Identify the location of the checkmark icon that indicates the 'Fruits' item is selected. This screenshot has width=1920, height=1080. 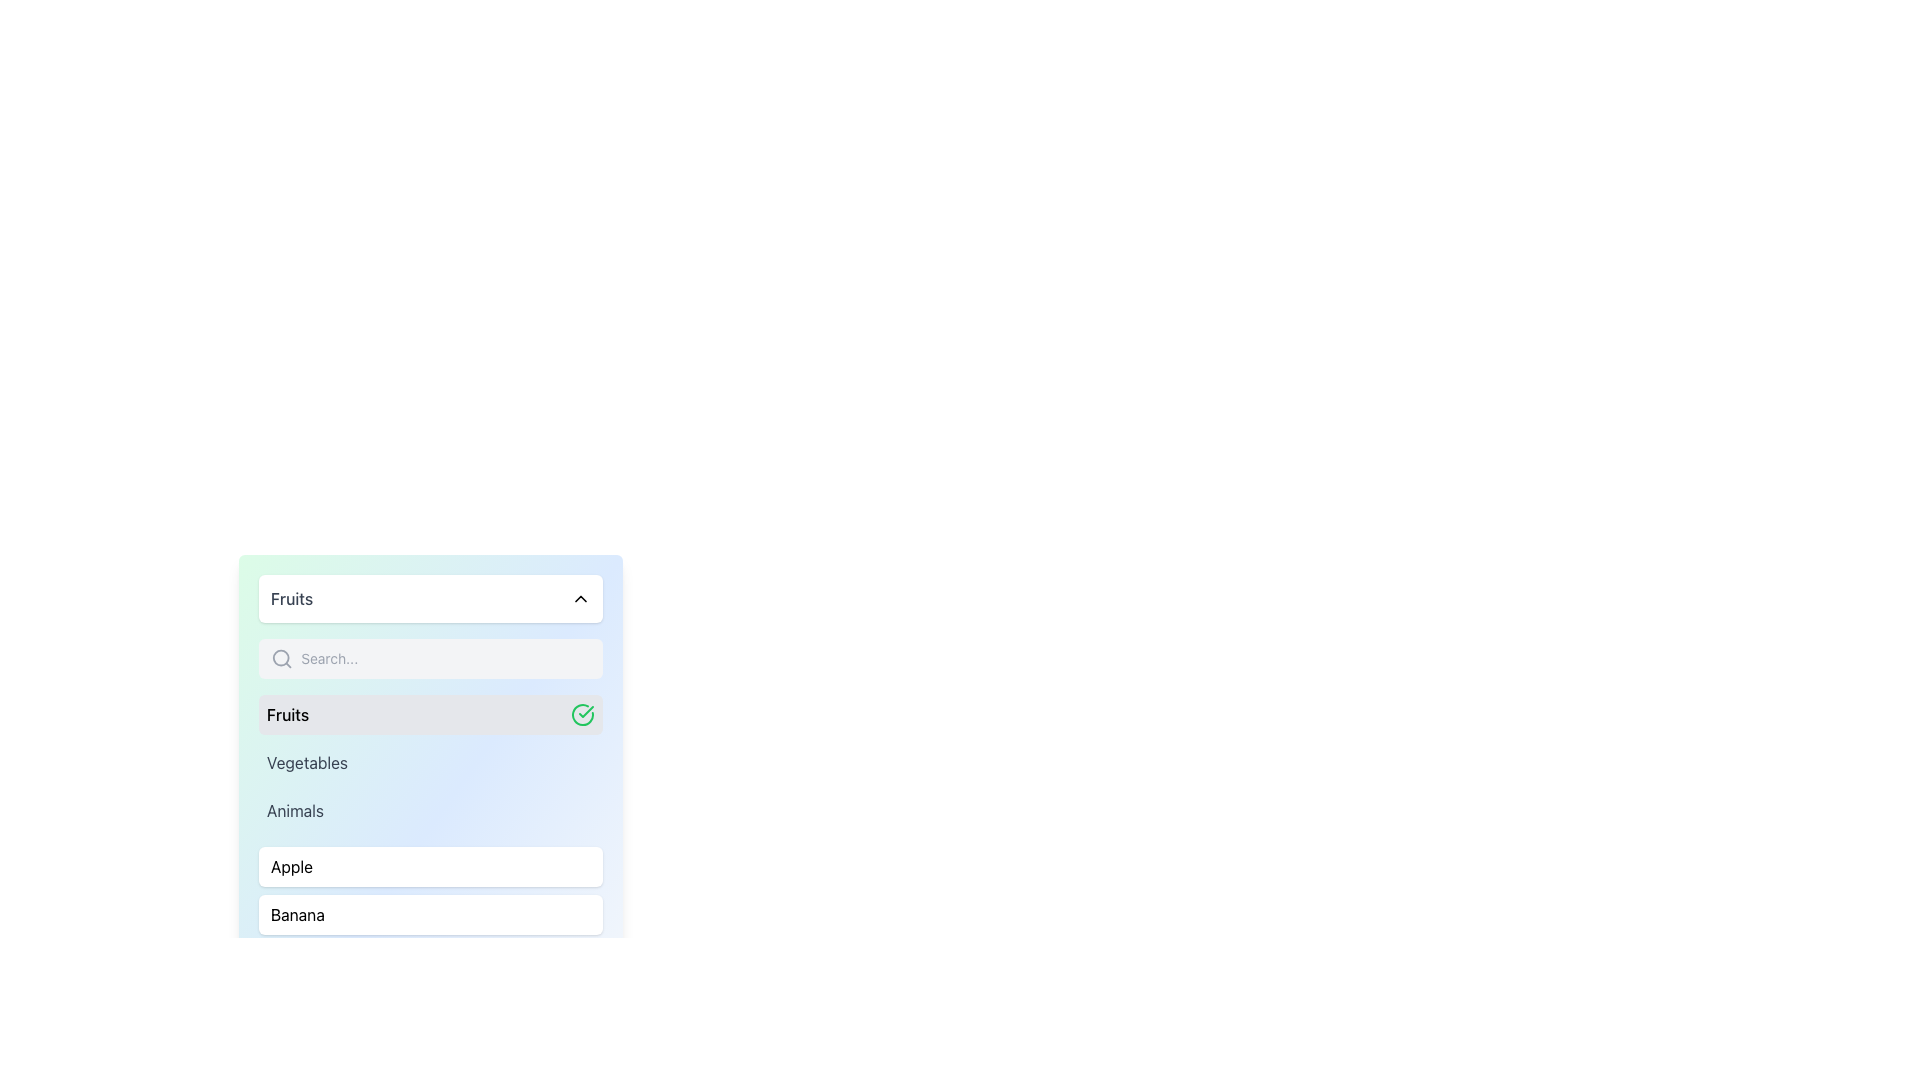
(581, 713).